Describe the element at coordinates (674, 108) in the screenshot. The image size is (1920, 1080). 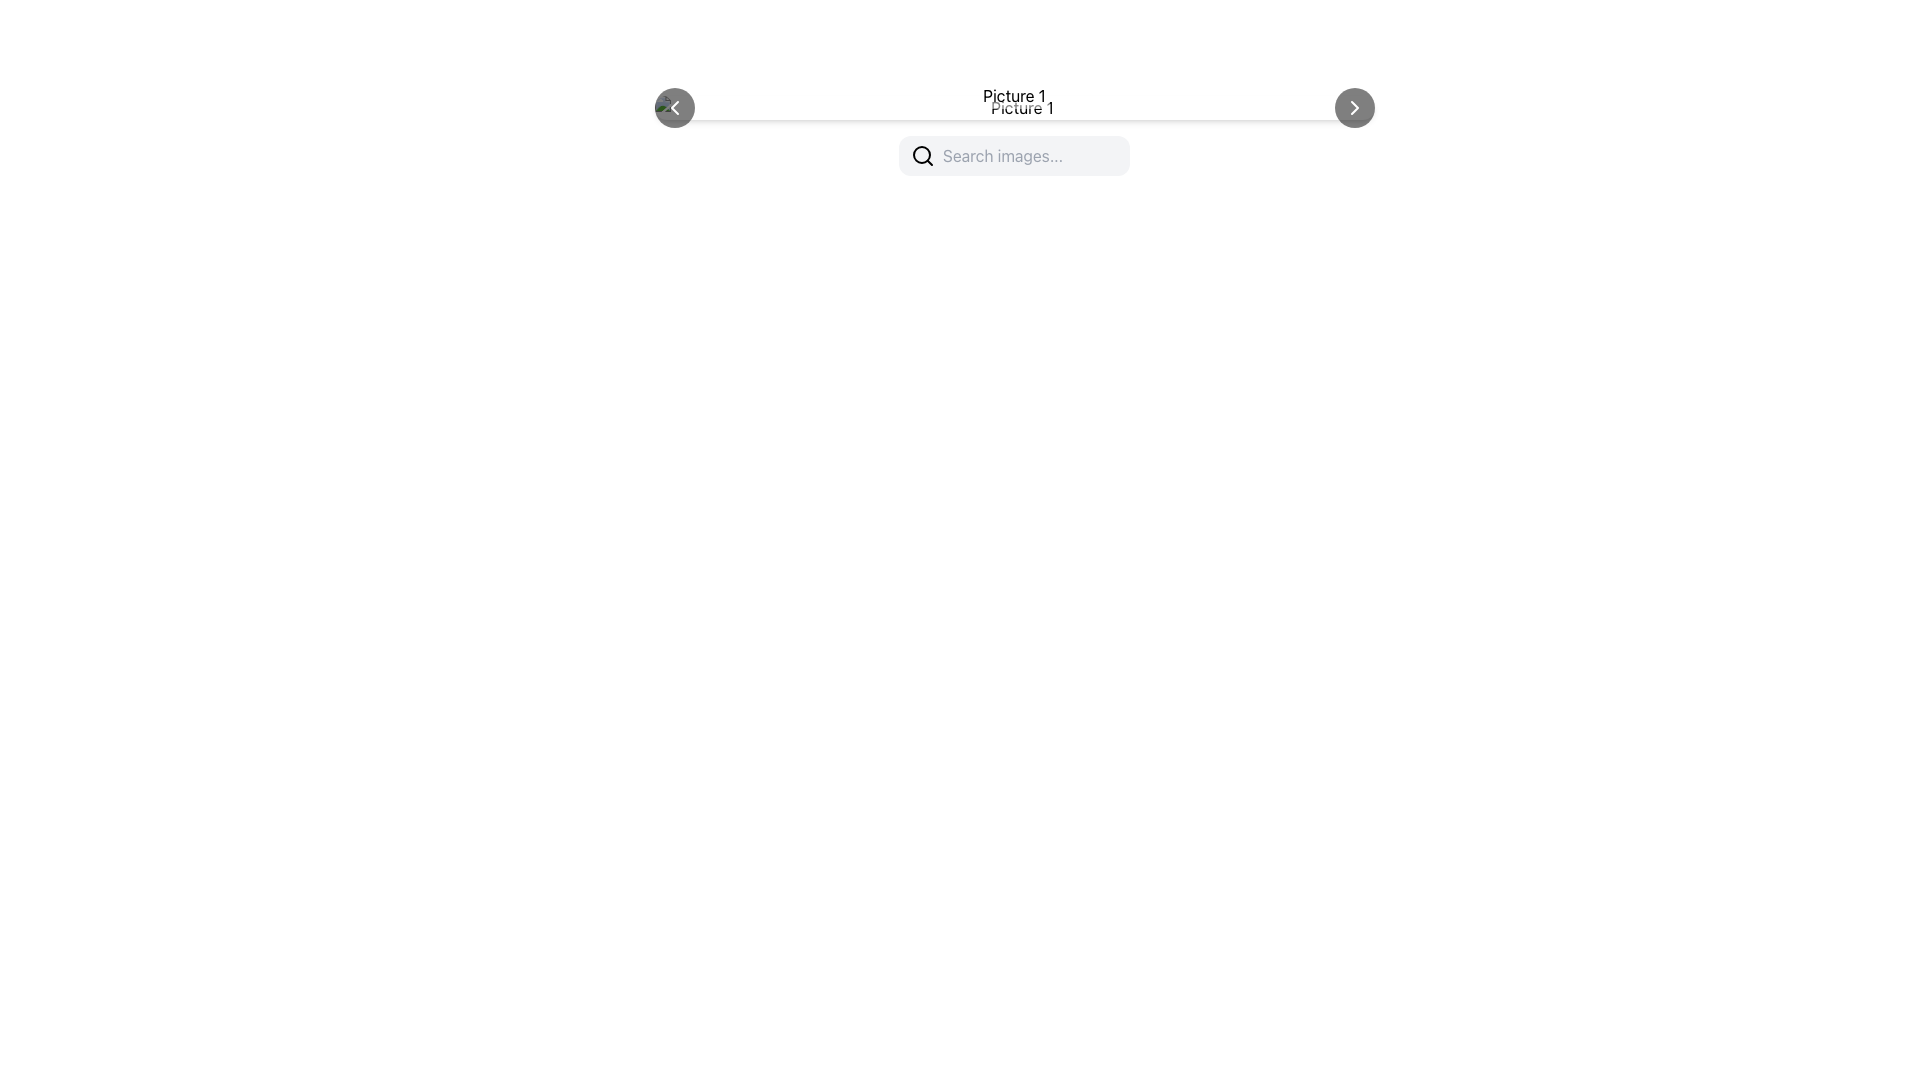
I see `the circular button with a dark gray background and a left-pointing chevron` at that location.